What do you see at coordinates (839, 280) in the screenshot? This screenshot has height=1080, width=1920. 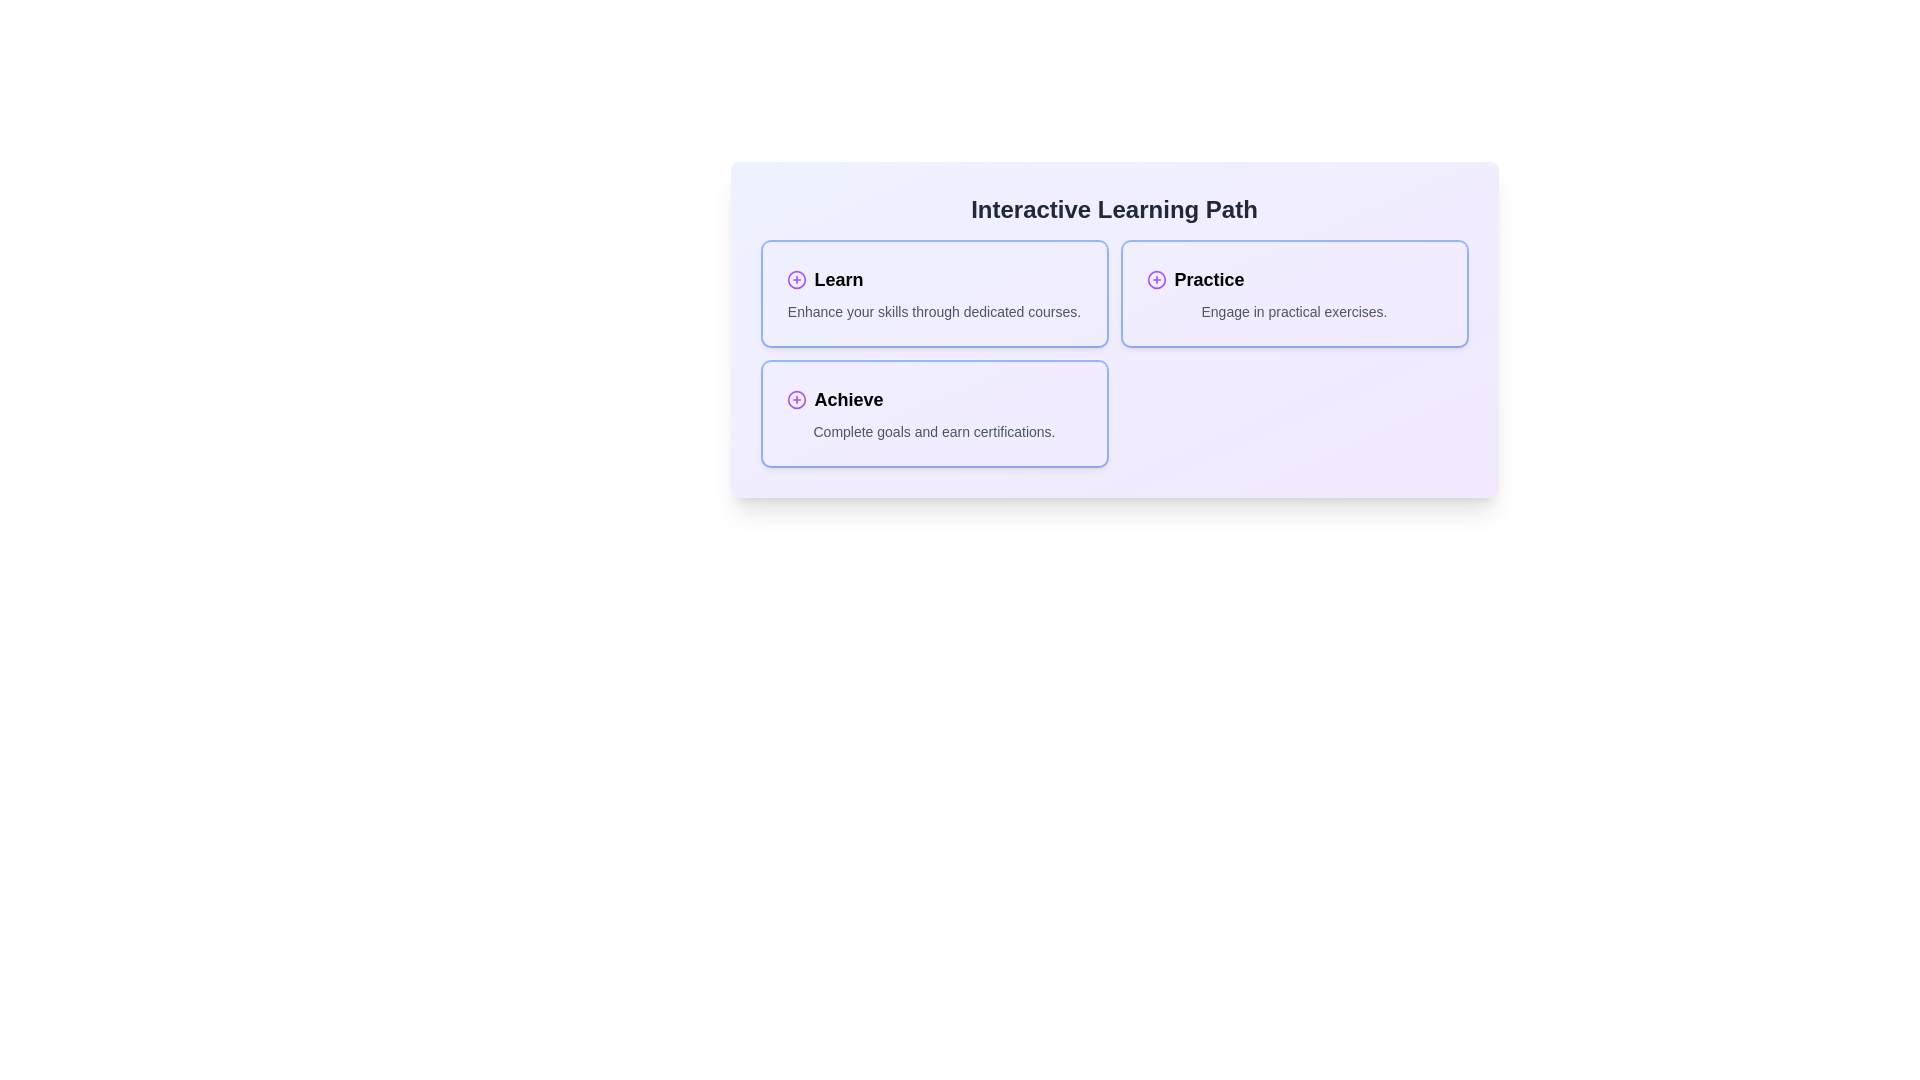 I see `text label displaying the word 'Learn' in bold, located within the first card of a grid layout, near the top edge of the card` at bounding box center [839, 280].